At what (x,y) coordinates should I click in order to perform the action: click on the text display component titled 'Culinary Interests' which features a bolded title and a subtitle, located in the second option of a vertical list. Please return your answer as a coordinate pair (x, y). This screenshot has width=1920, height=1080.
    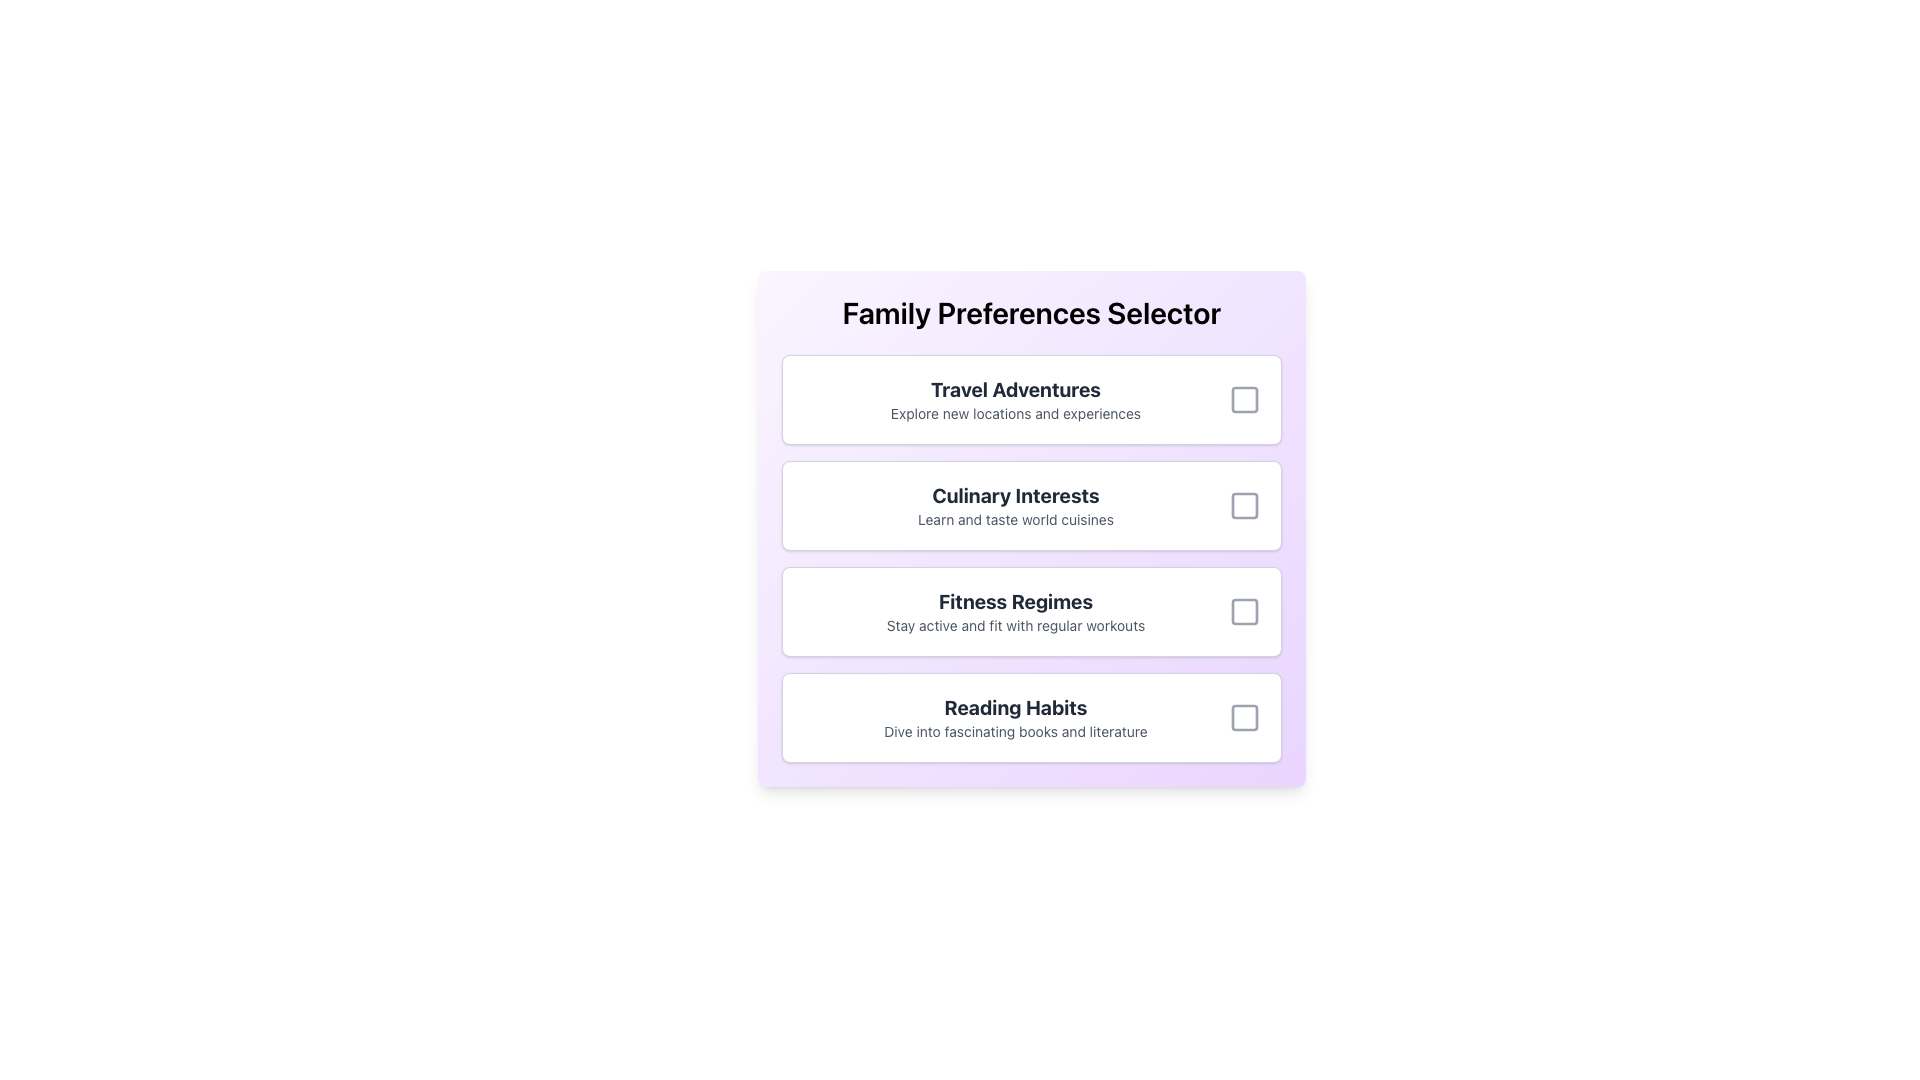
    Looking at the image, I should click on (1016, 504).